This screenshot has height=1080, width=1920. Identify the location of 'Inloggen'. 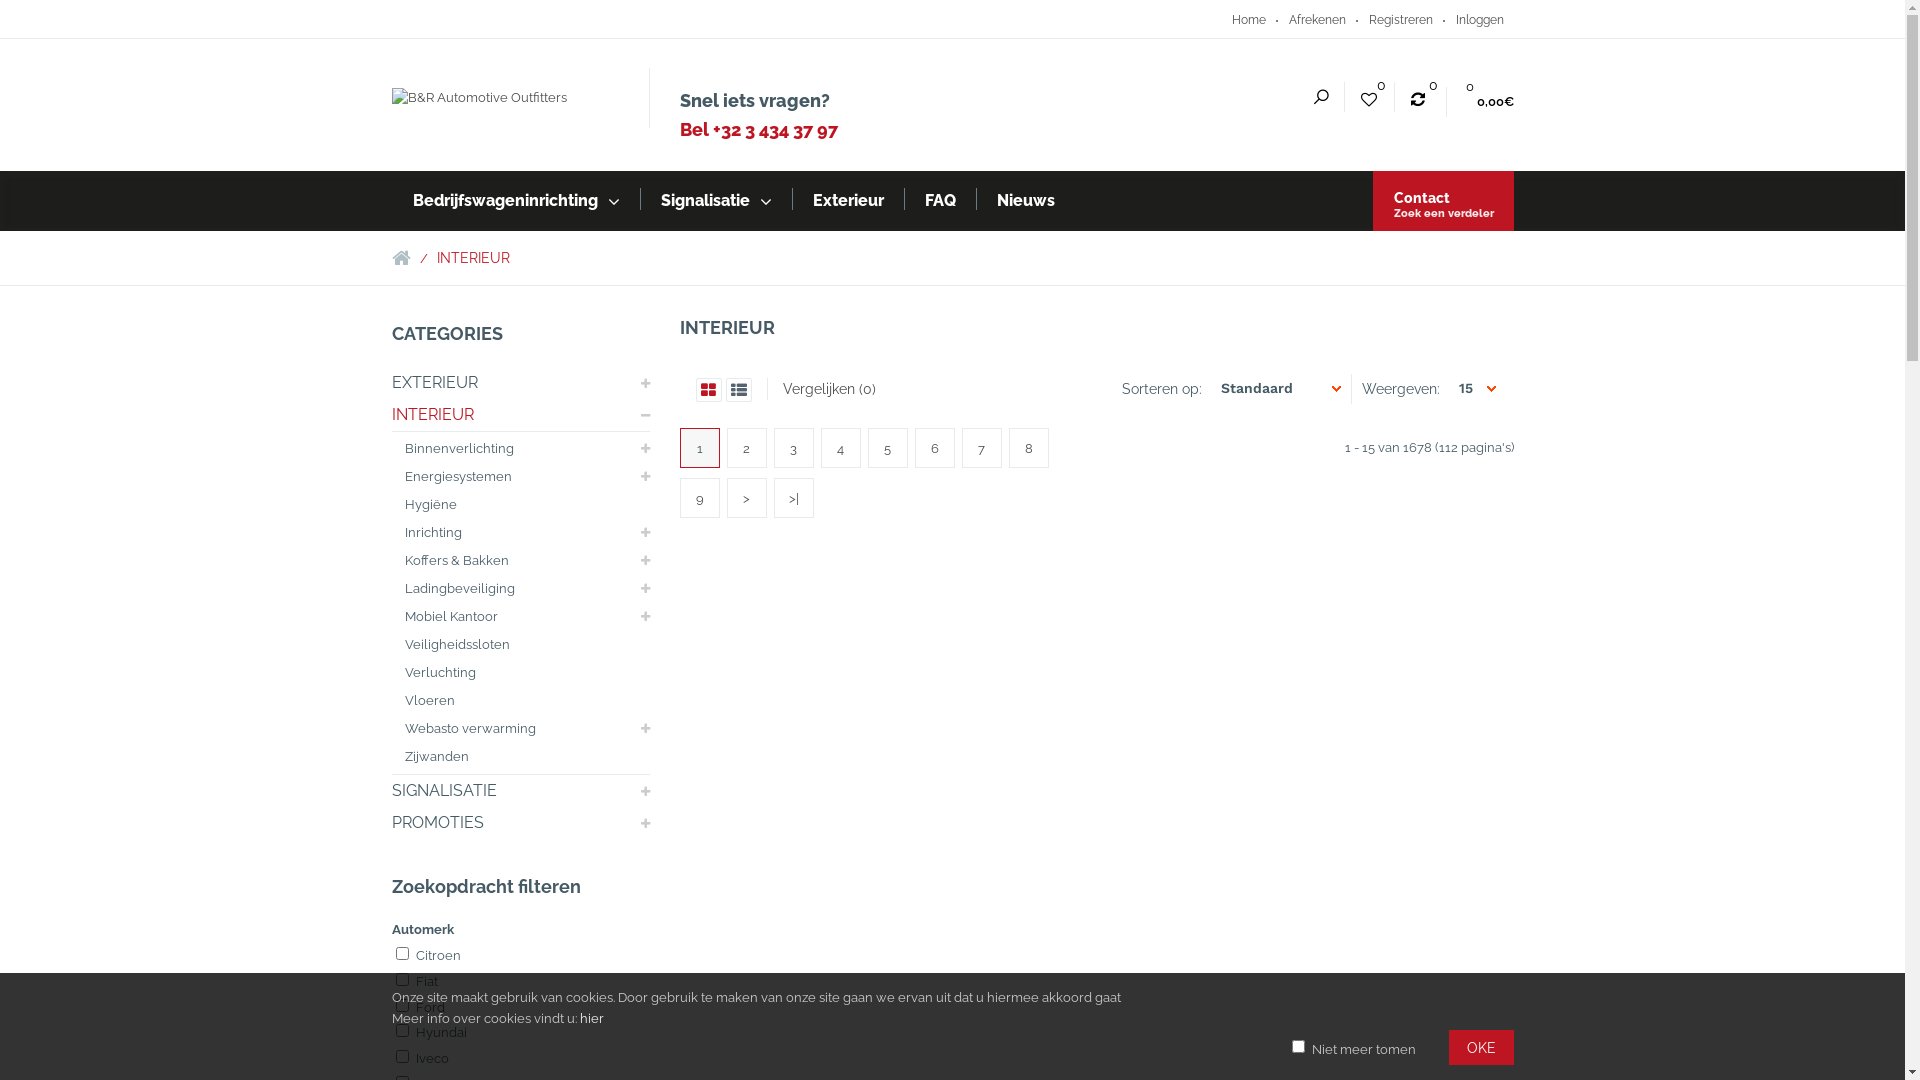
(1455, 20).